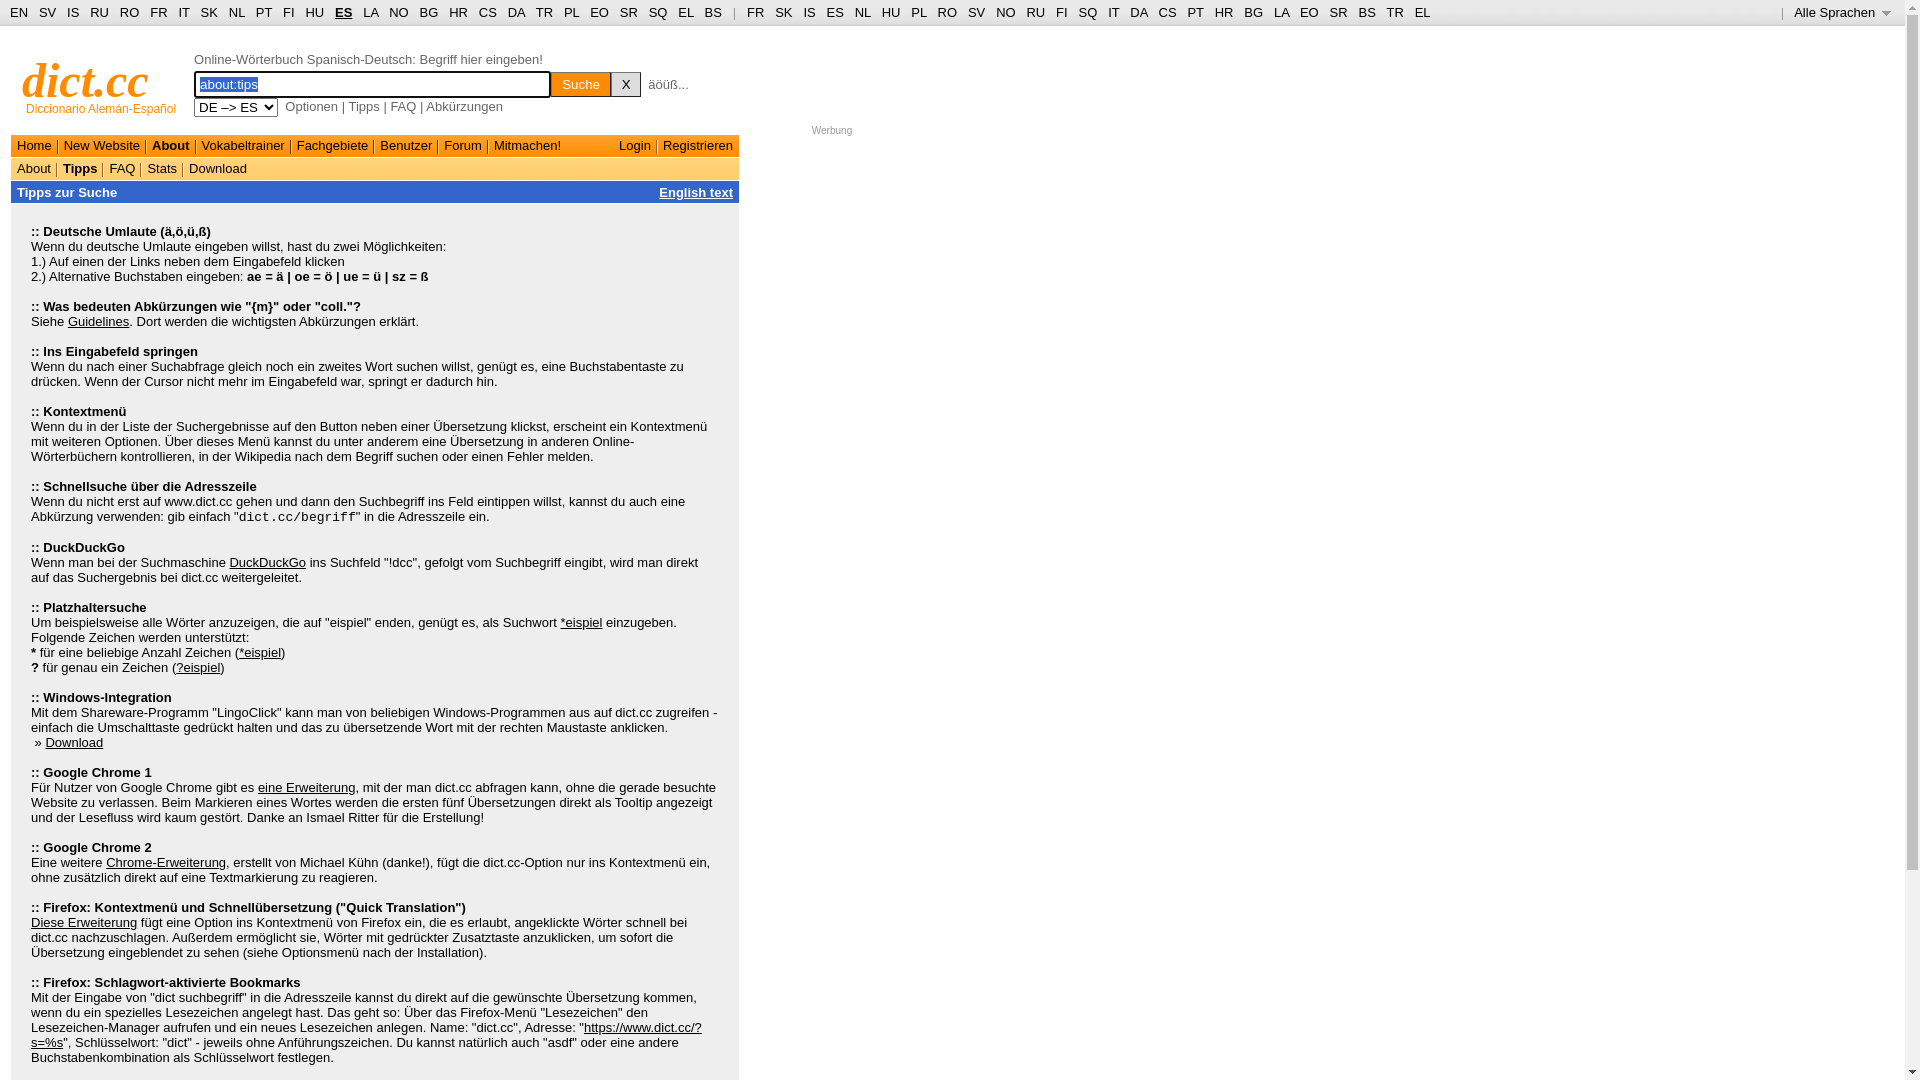  What do you see at coordinates (263, 12) in the screenshot?
I see `'PT'` at bounding box center [263, 12].